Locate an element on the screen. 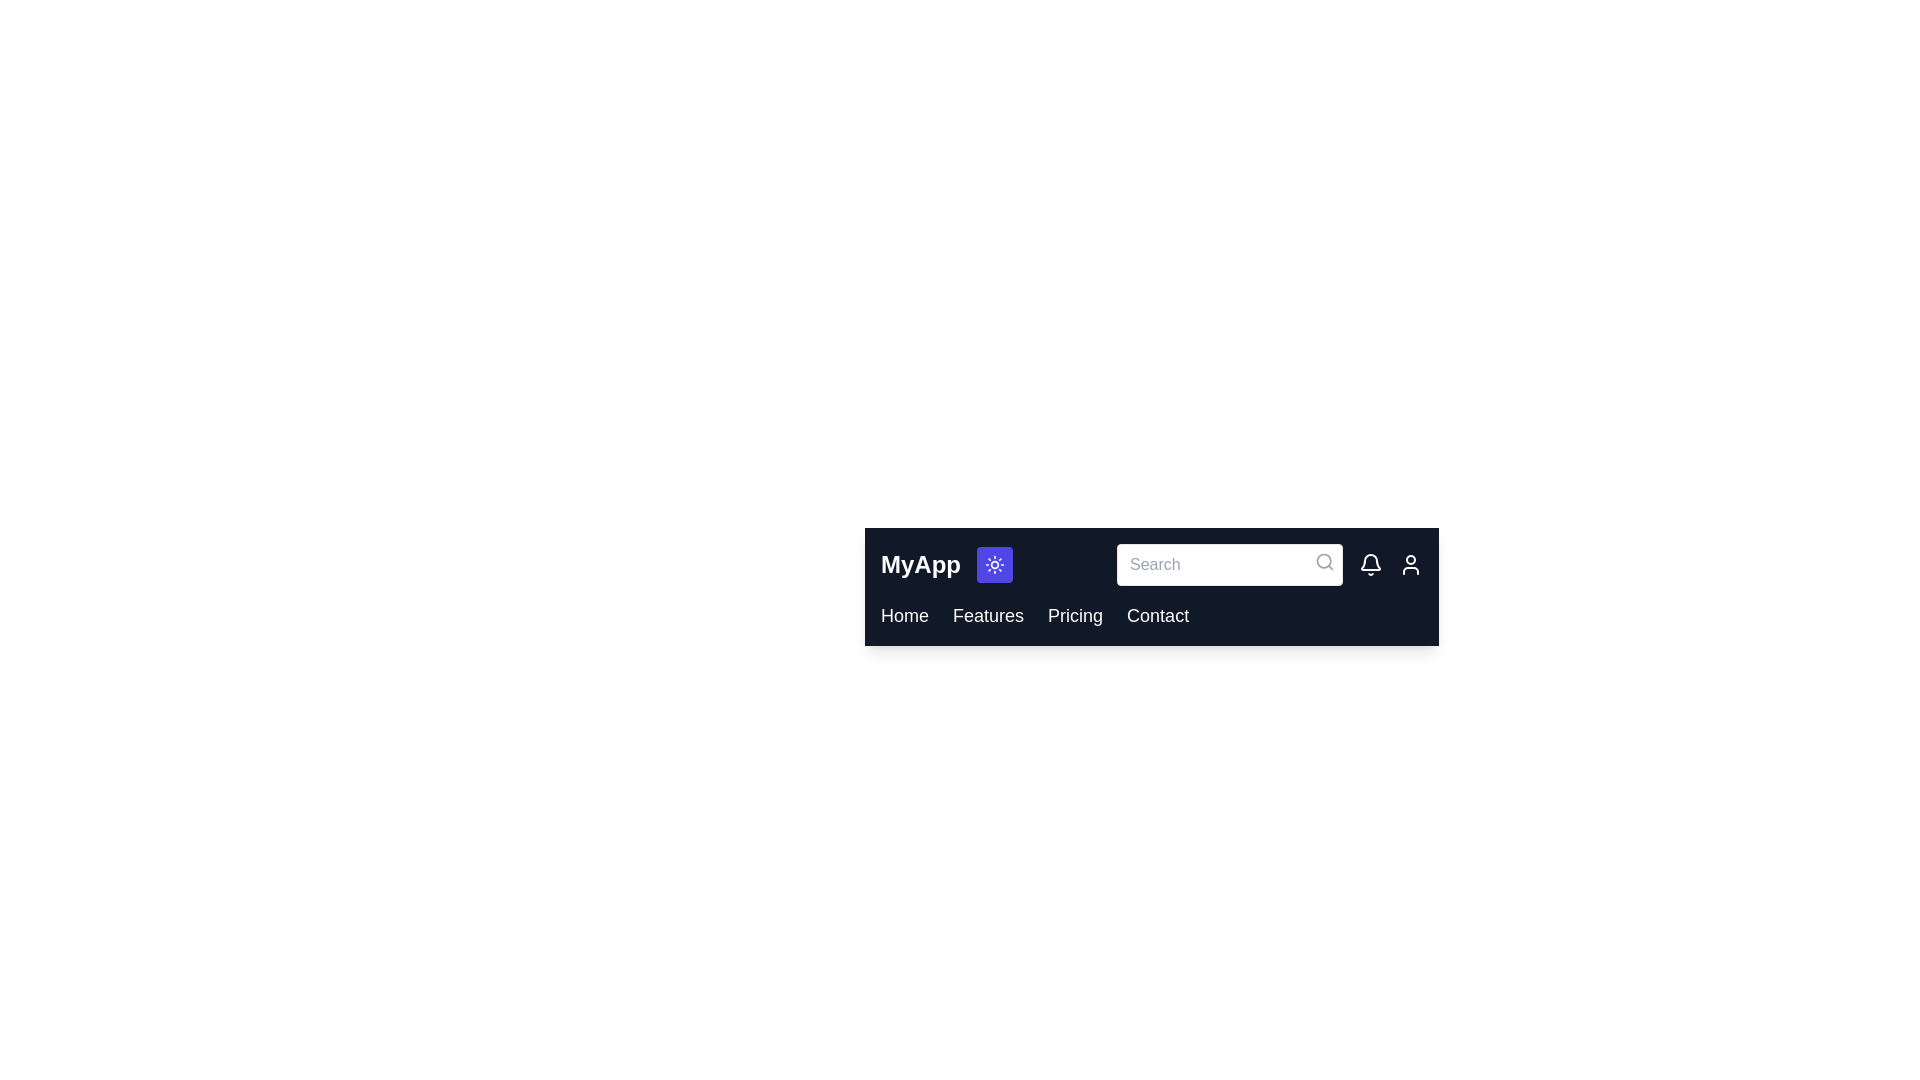 The width and height of the screenshot is (1920, 1080). the Pricing link in the navigation bar is located at coordinates (1074, 615).